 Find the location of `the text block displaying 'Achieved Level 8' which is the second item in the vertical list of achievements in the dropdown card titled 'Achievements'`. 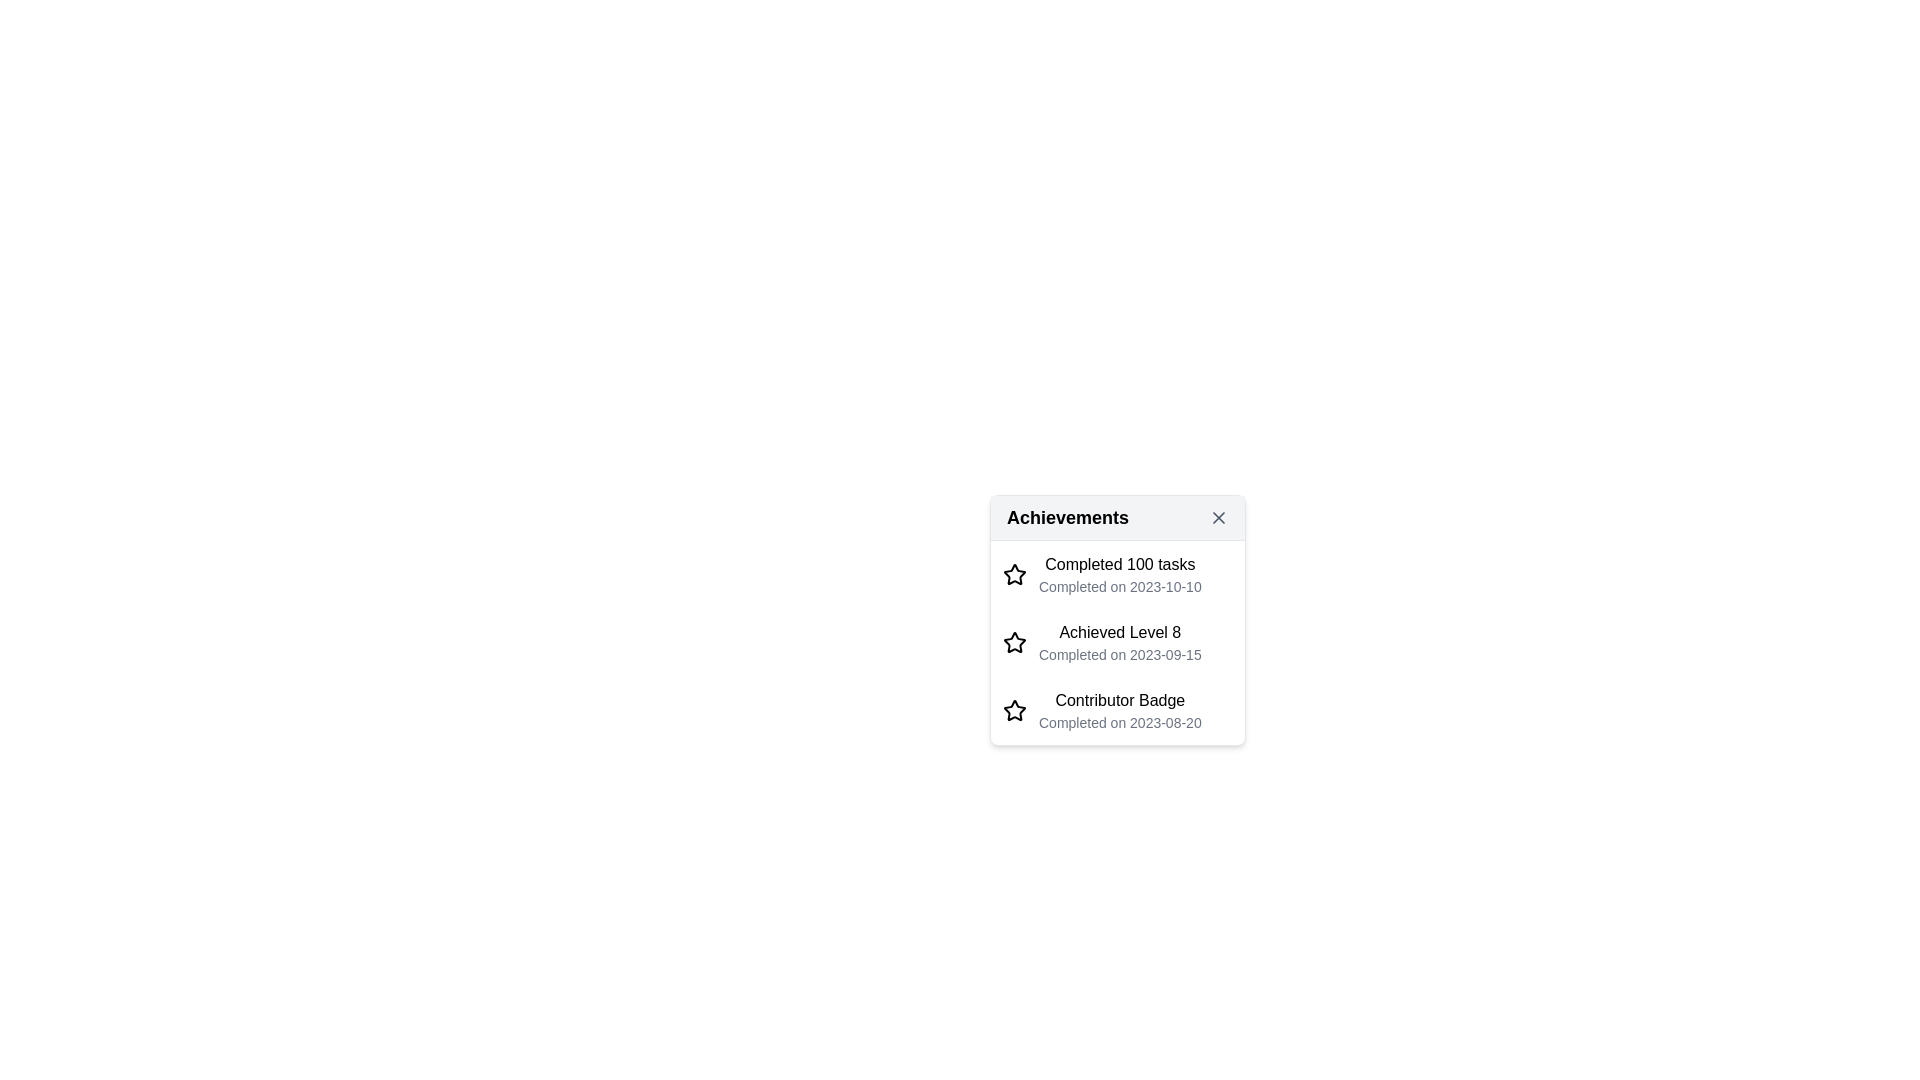

the text block displaying 'Achieved Level 8' which is the second item in the vertical list of achievements in the dropdown card titled 'Achievements' is located at coordinates (1117, 642).